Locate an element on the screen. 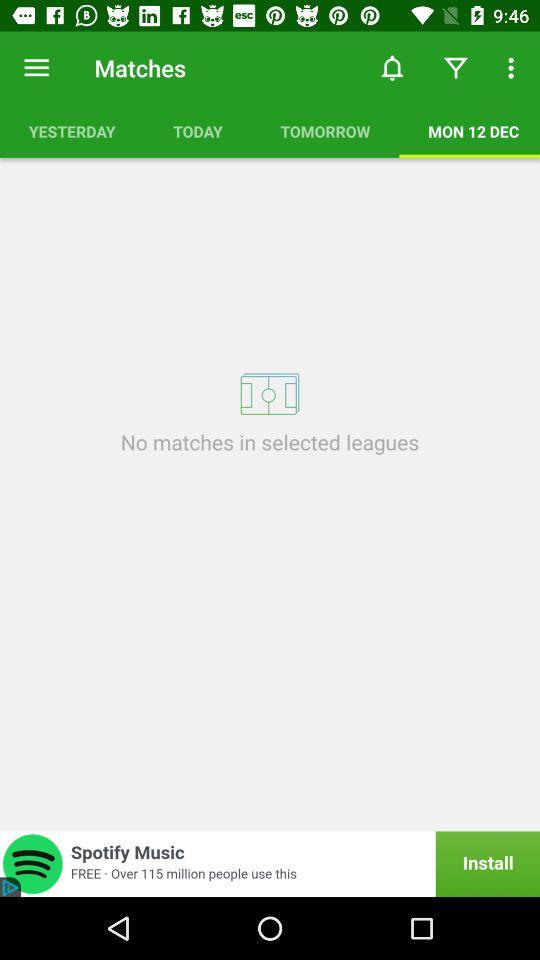 The image size is (540, 960). the icon to the left of today icon is located at coordinates (71, 130).